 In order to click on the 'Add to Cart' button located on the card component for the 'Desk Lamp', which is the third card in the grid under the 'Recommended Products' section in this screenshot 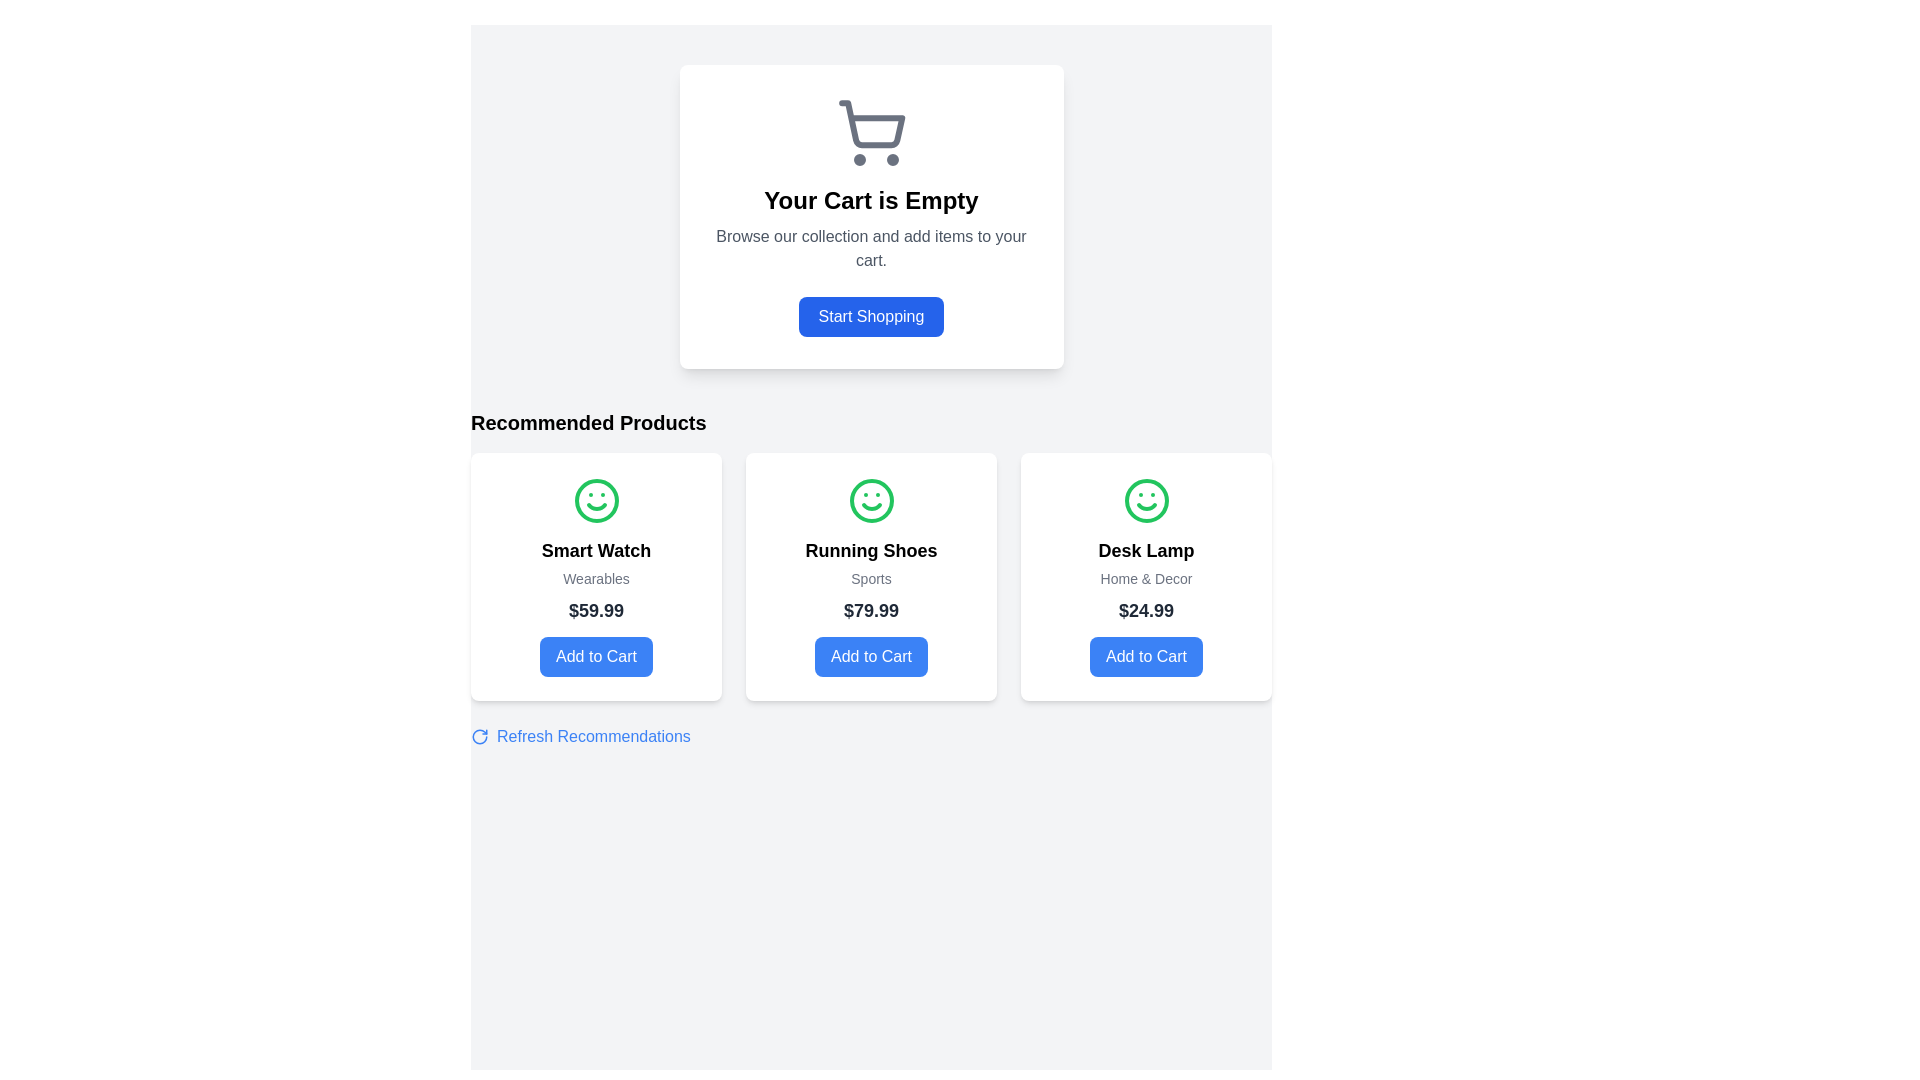, I will do `click(1146, 577)`.